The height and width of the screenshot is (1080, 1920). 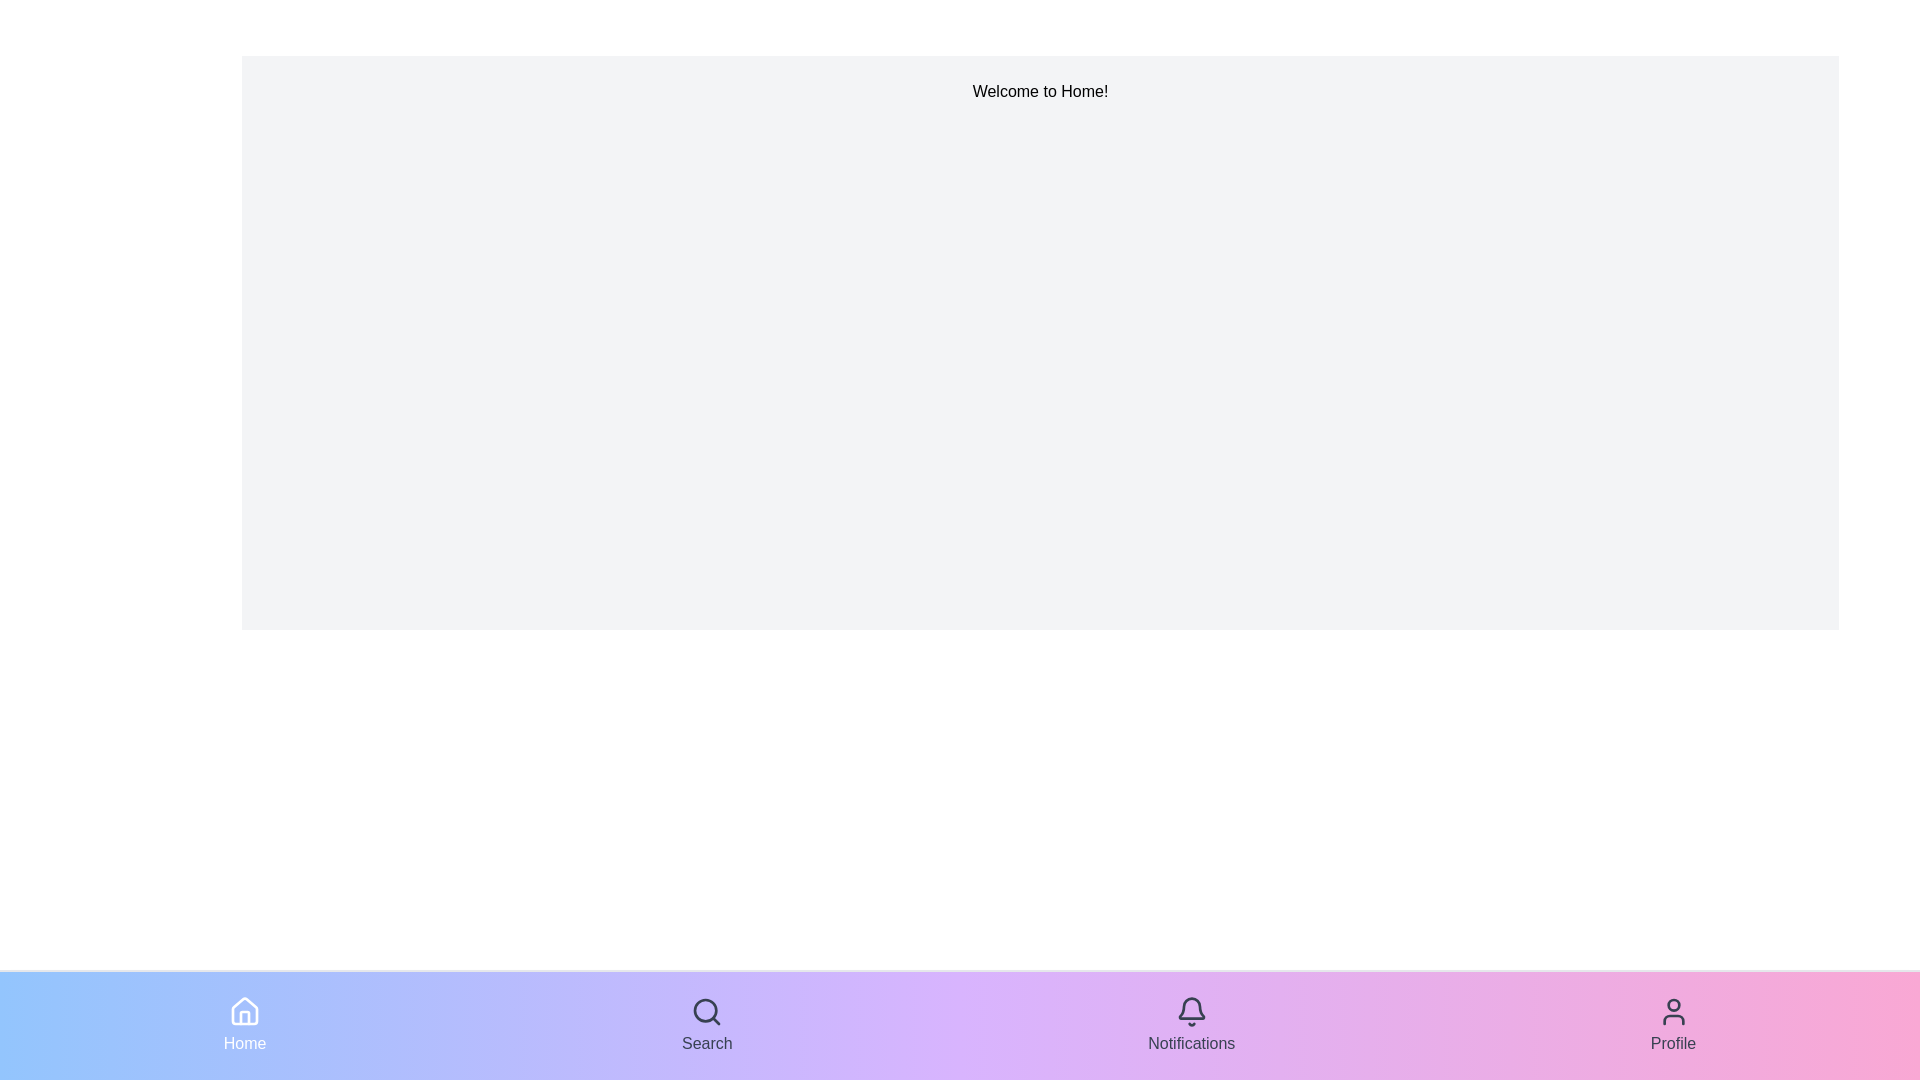 I want to click on the home button text label located in the bottom navigation bar, which provides a textual representation of the home icon's function, so click(x=244, y=1043).